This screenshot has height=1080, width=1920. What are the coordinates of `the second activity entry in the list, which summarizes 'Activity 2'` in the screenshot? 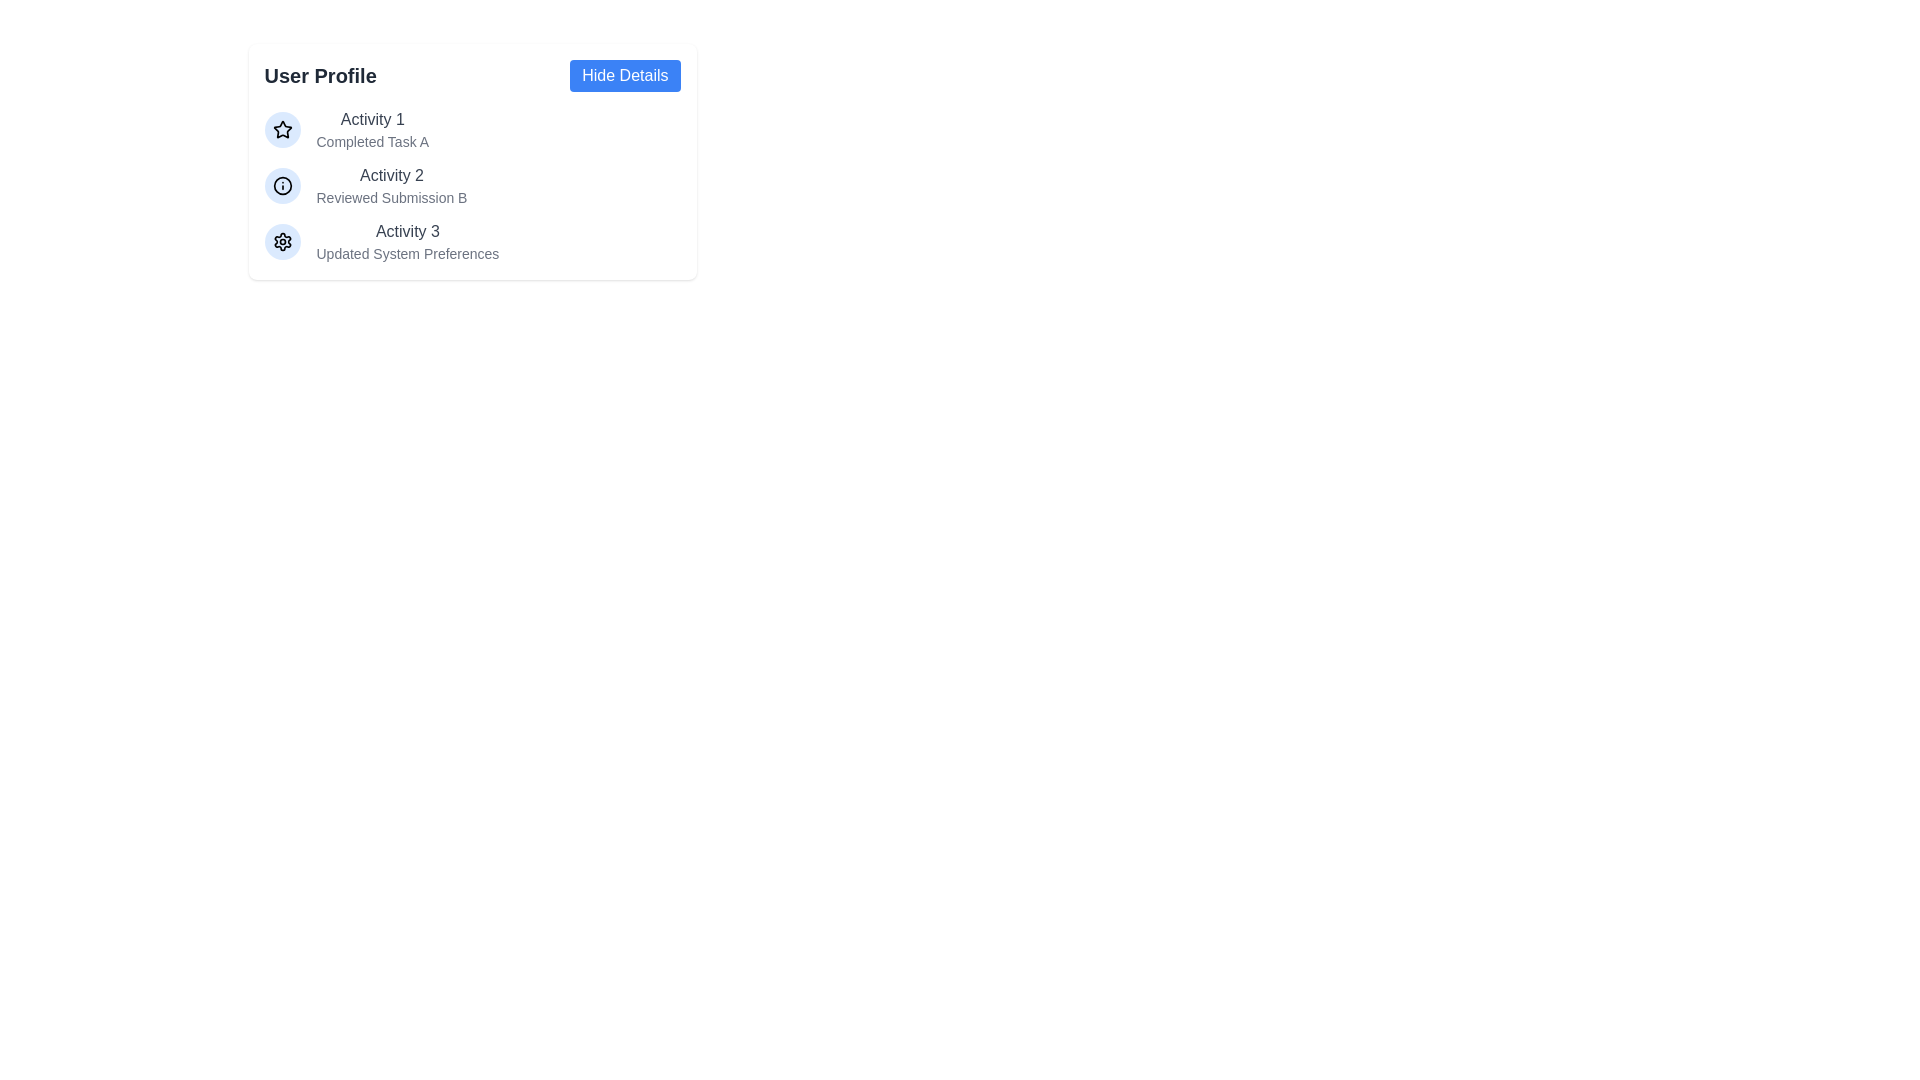 It's located at (471, 185).